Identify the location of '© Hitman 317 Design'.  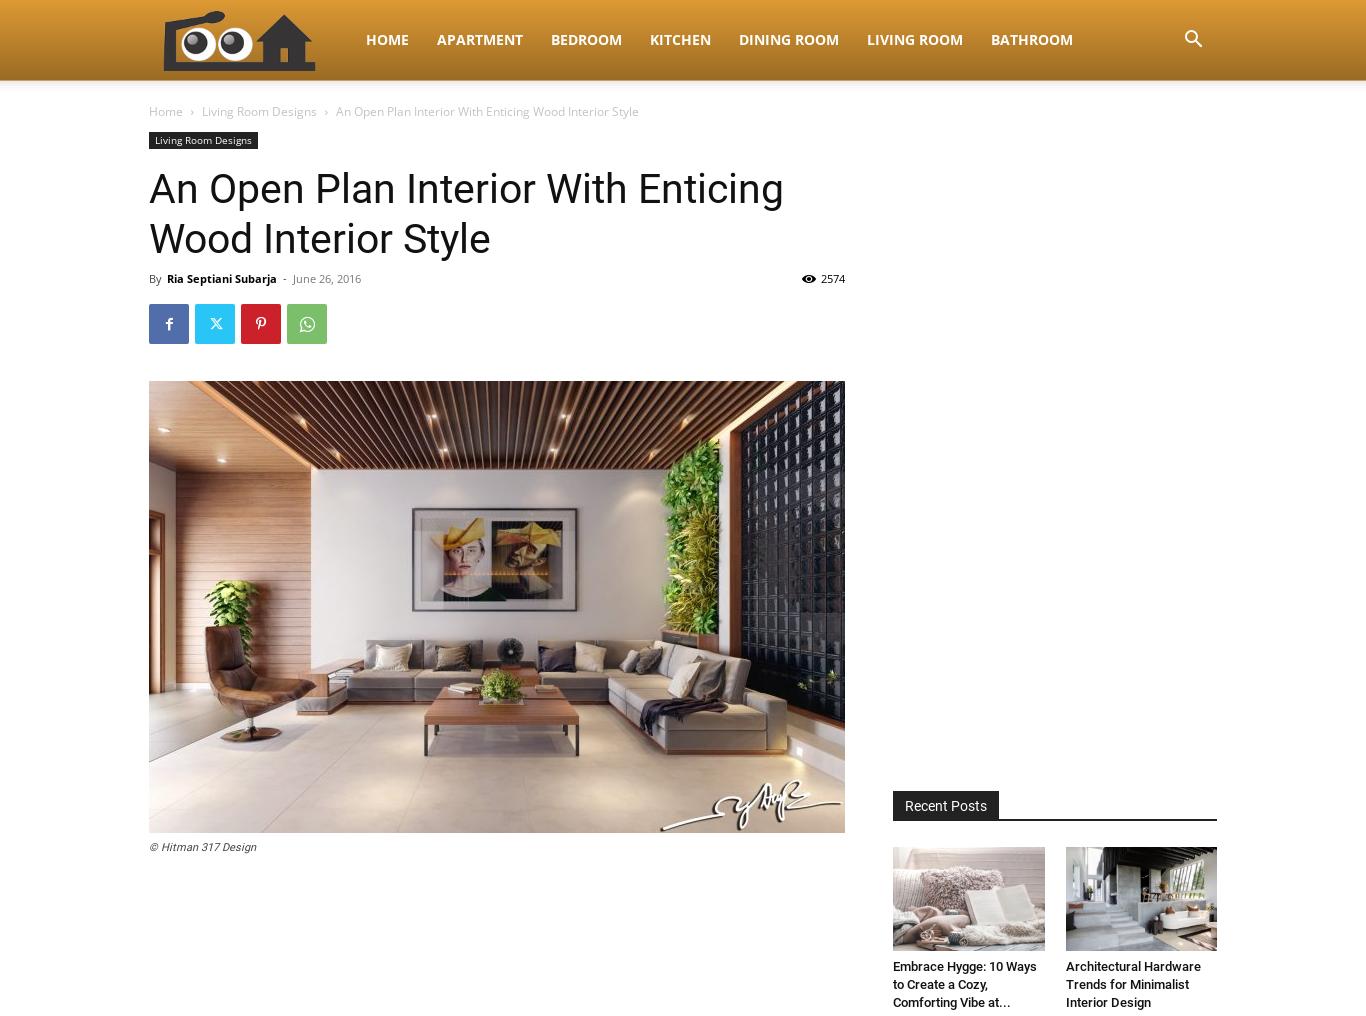
(201, 847).